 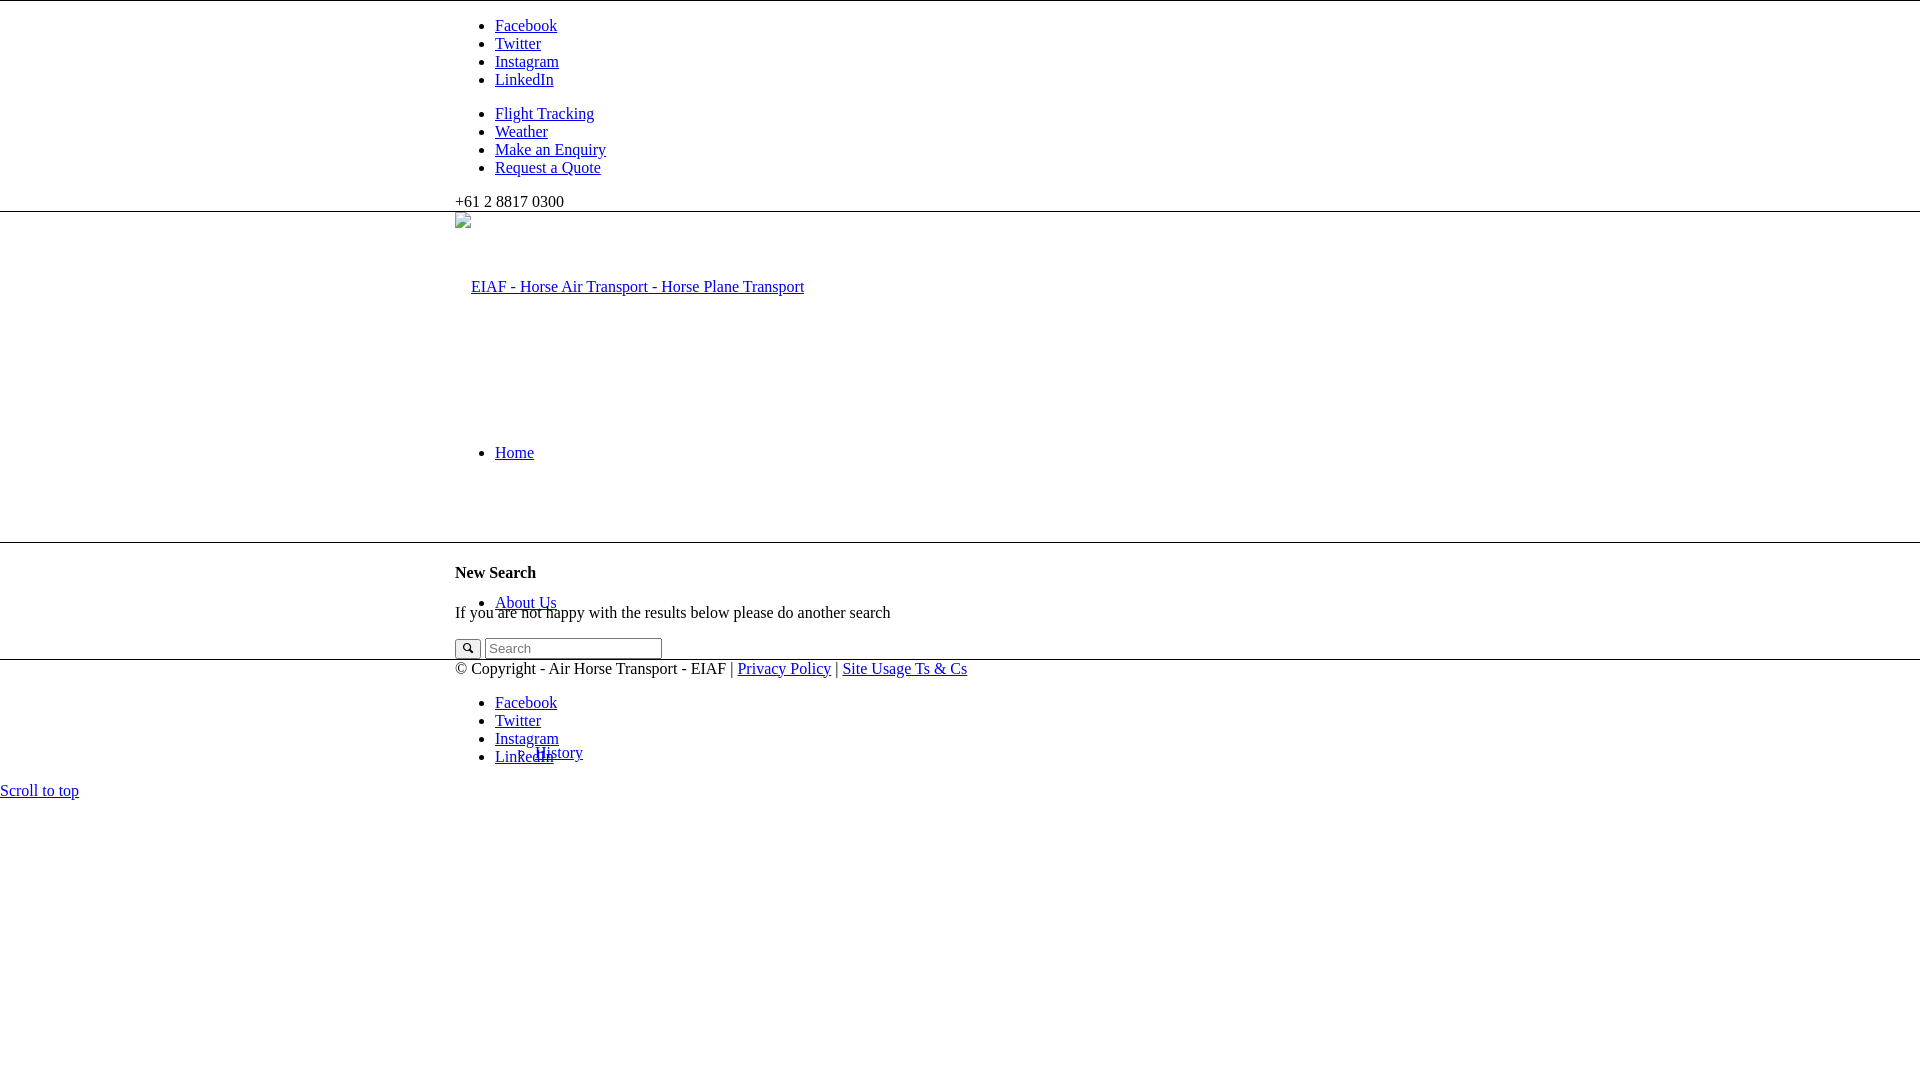 What do you see at coordinates (547, 166) in the screenshot?
I see `'Request a Quote'` at bounding box center [547, 166].